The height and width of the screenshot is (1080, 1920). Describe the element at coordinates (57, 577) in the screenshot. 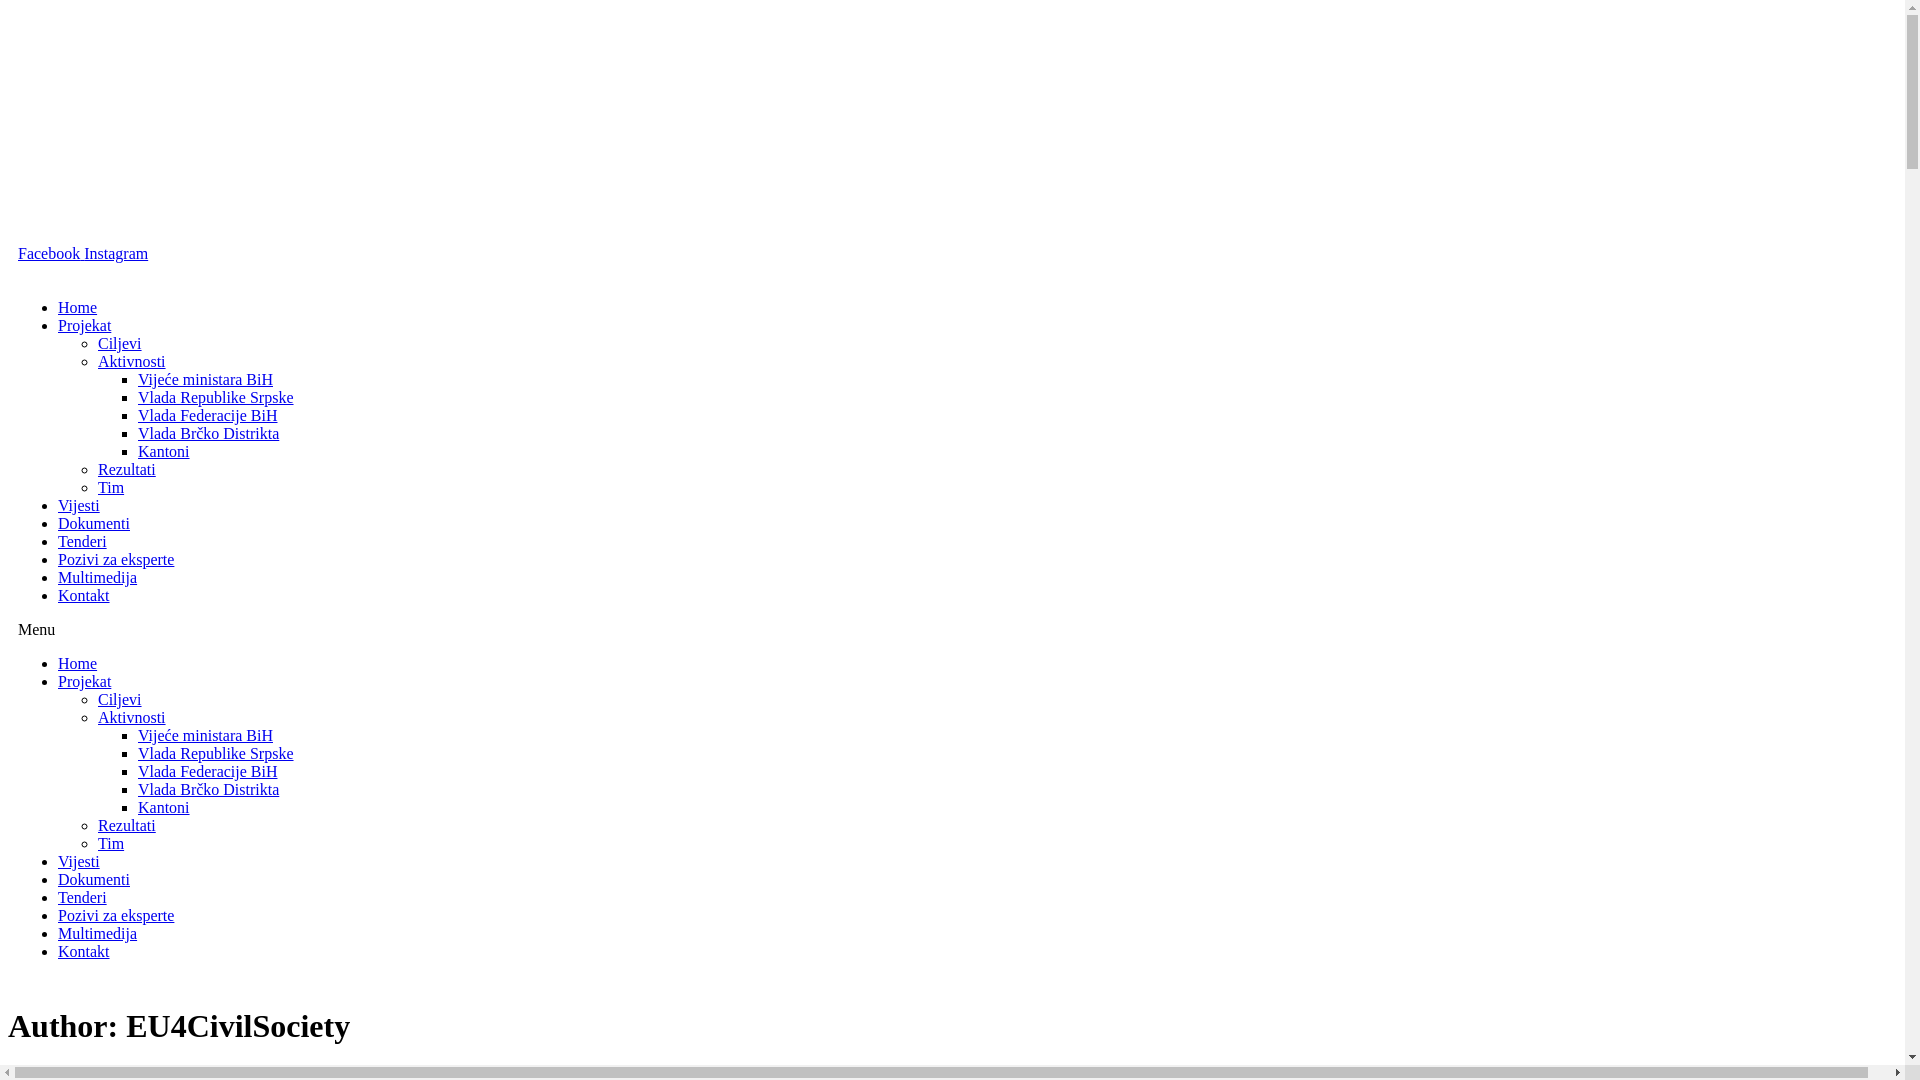

I see `'Multimedija'` at that location.